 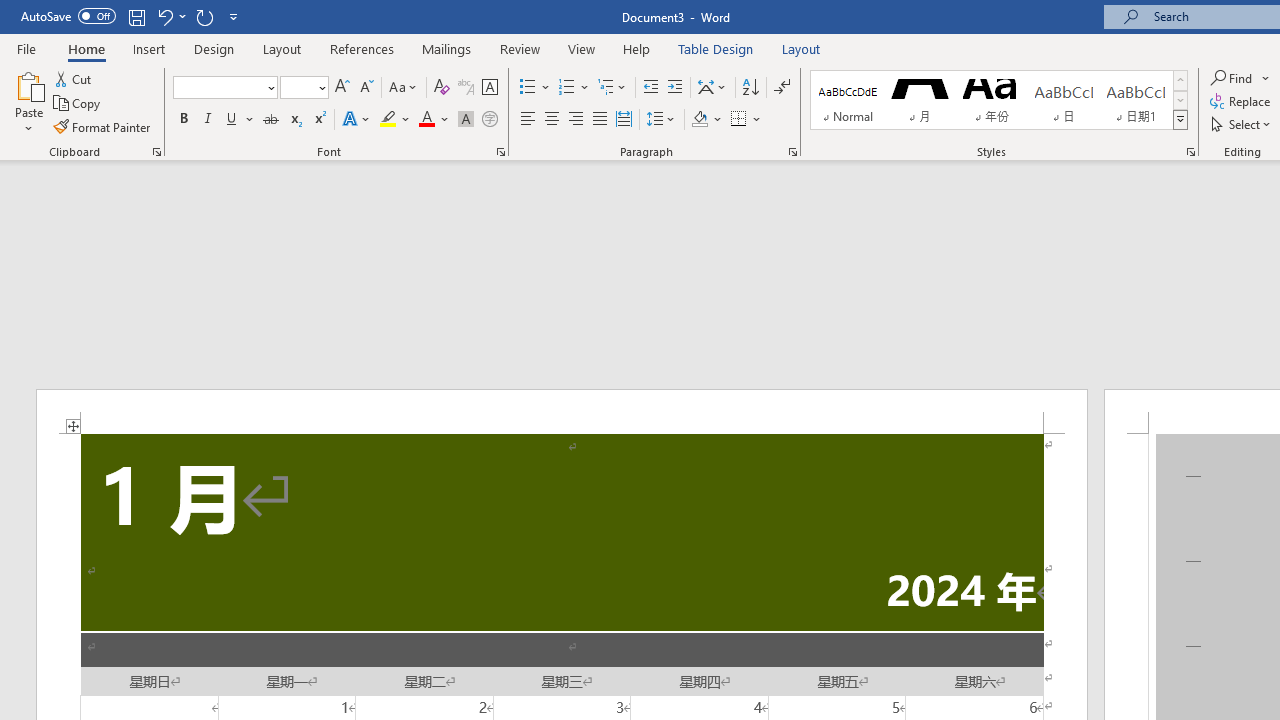 I want to click on 'Align Right', so click(x=575, y=119).